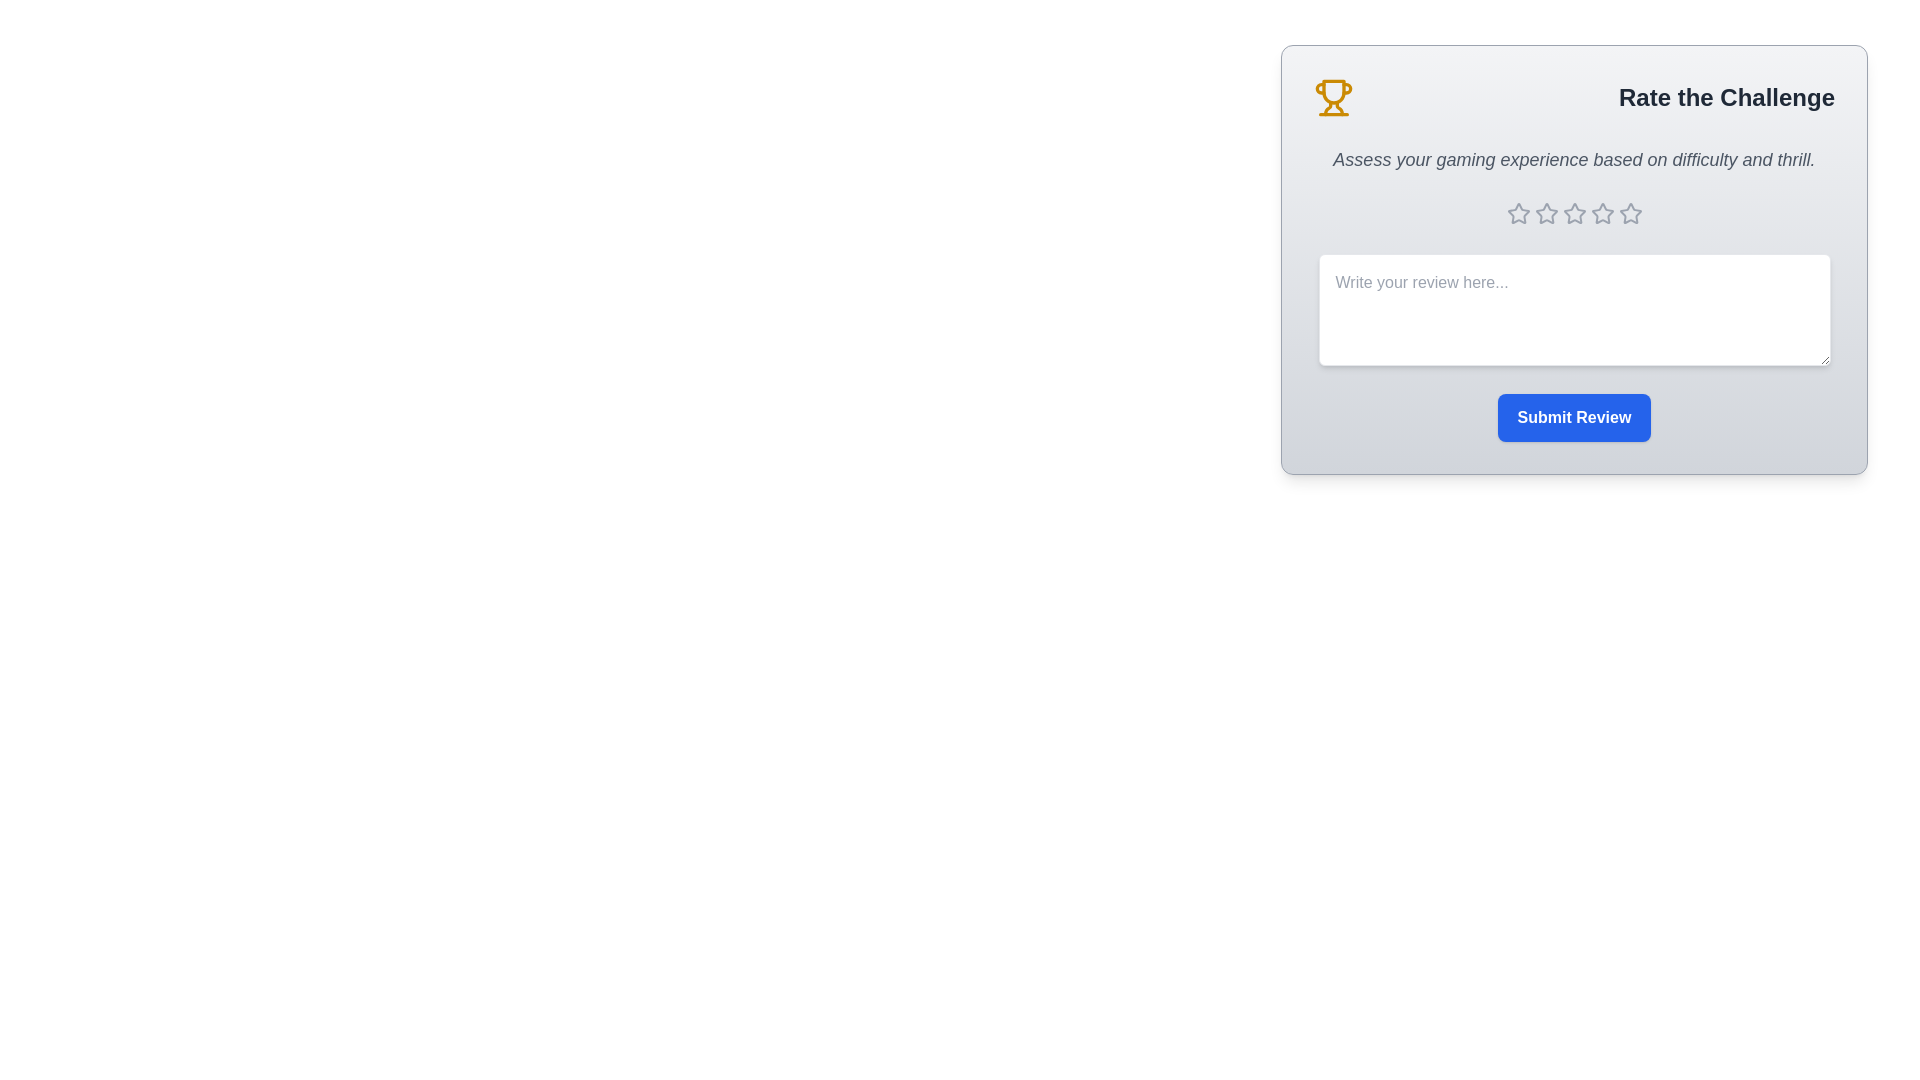 The height and width of the screenshot is (1080, 1920). I want to click on the star corresponding to the desired rating 4, so click(1602, 213).